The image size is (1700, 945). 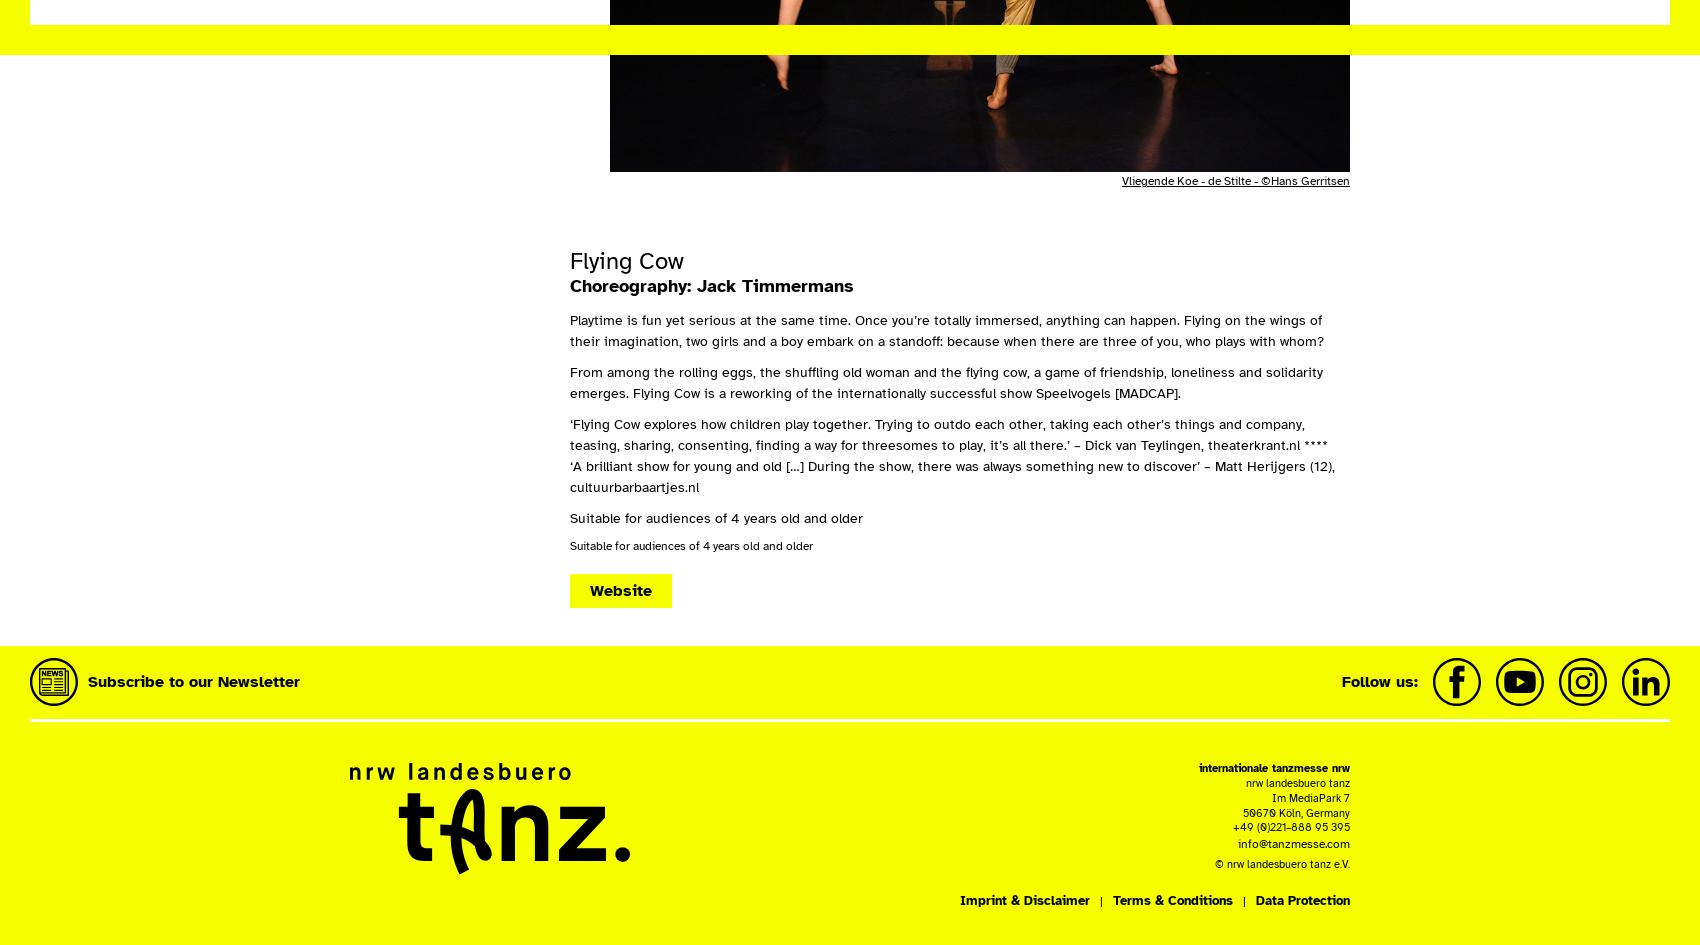 What do you see at coordinates (774, 285) in the screenshot?
I see `'Jack Timmermans'` at bounding box center [774, 285].